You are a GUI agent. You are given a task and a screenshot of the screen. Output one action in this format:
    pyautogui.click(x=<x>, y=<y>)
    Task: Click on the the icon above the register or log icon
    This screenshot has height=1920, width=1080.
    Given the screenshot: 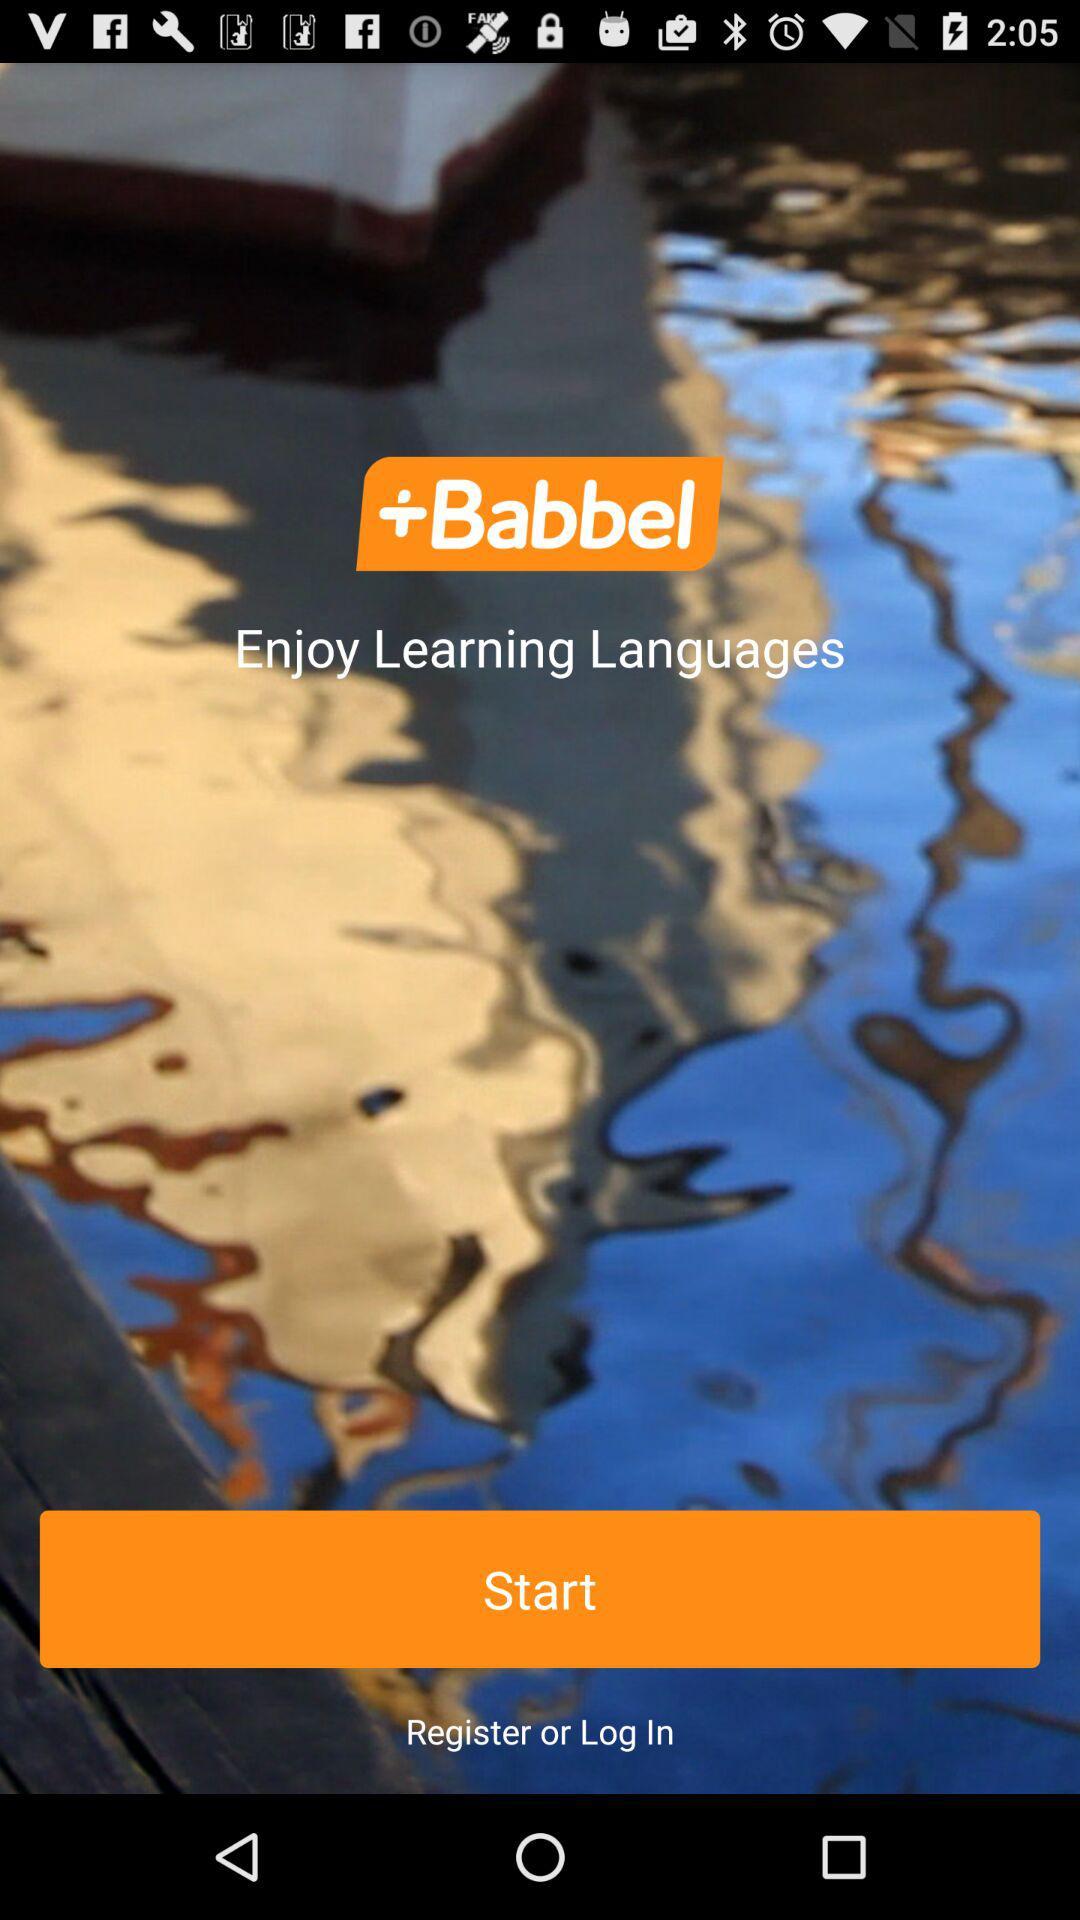 What is the action you would take?
    pyautogui.click(x=540, y=1588)
    